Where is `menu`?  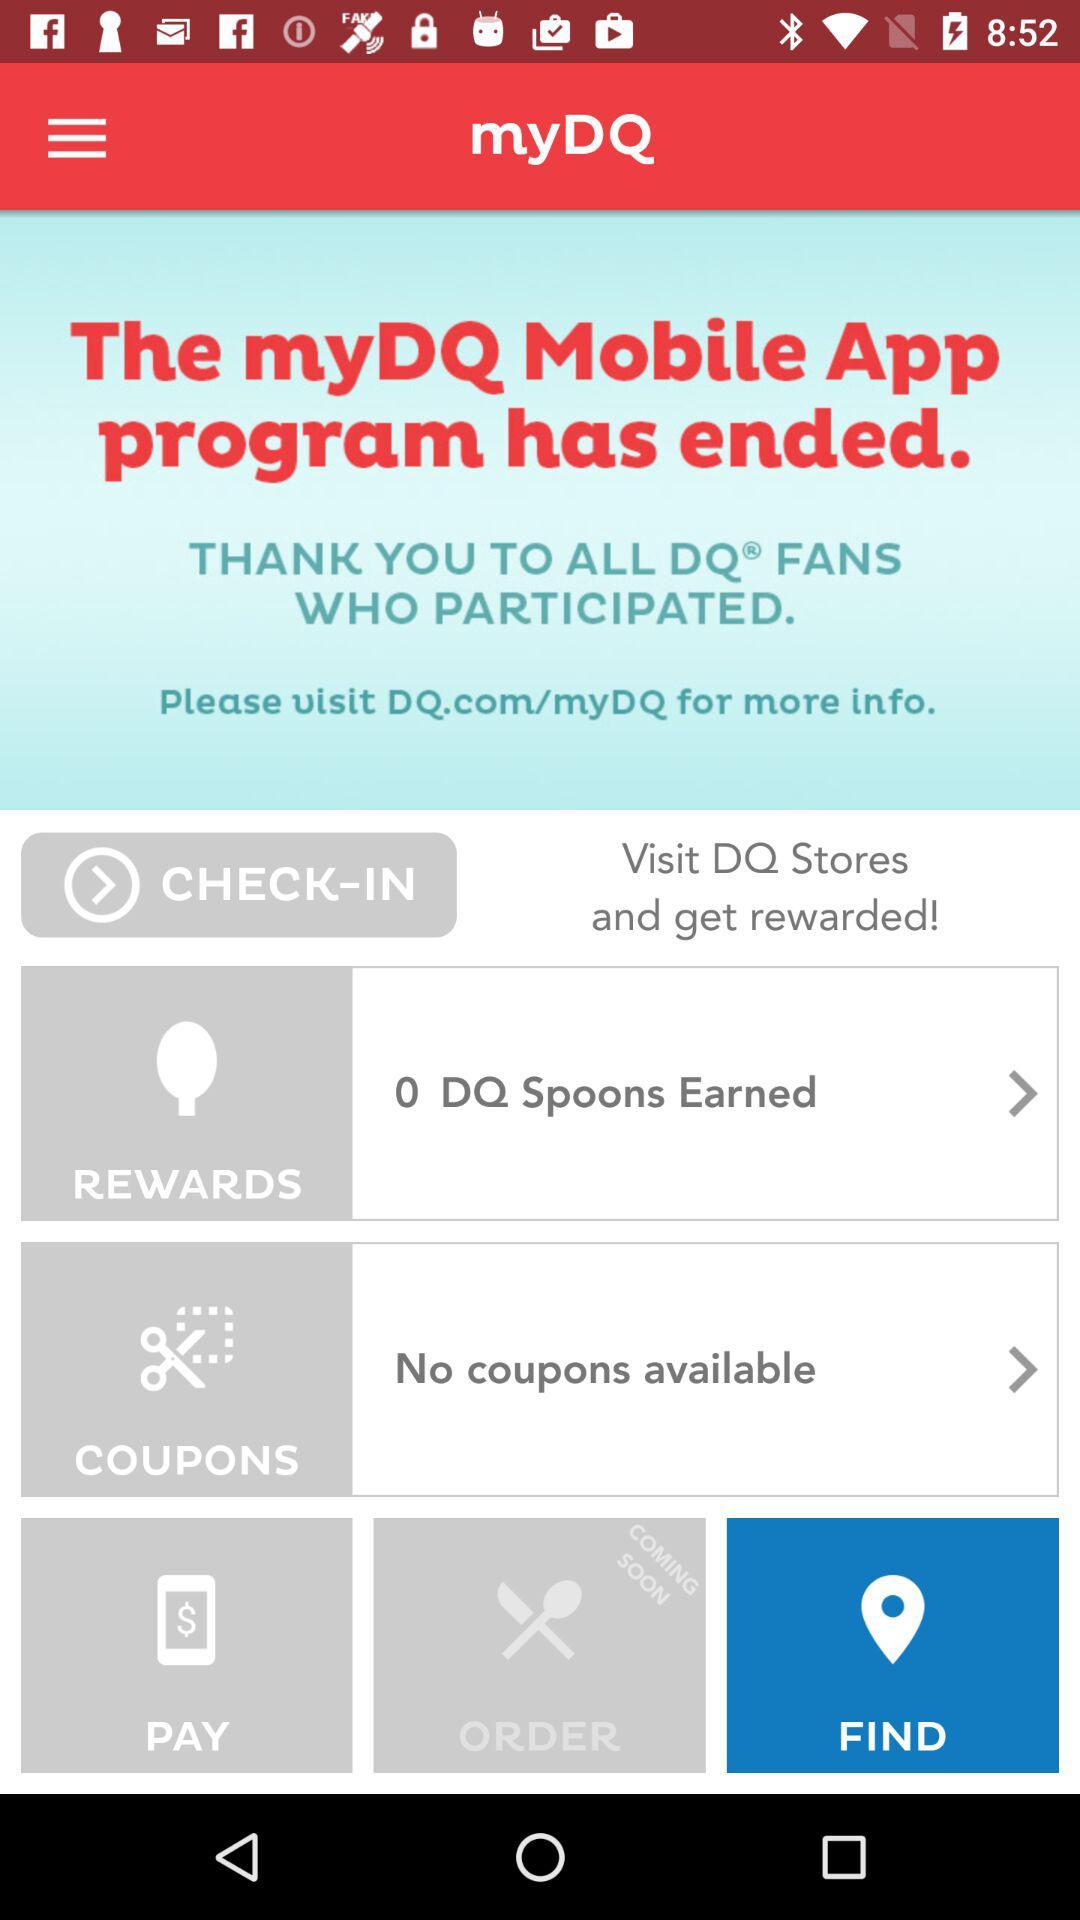 menu is located at coordinates (77, 135).